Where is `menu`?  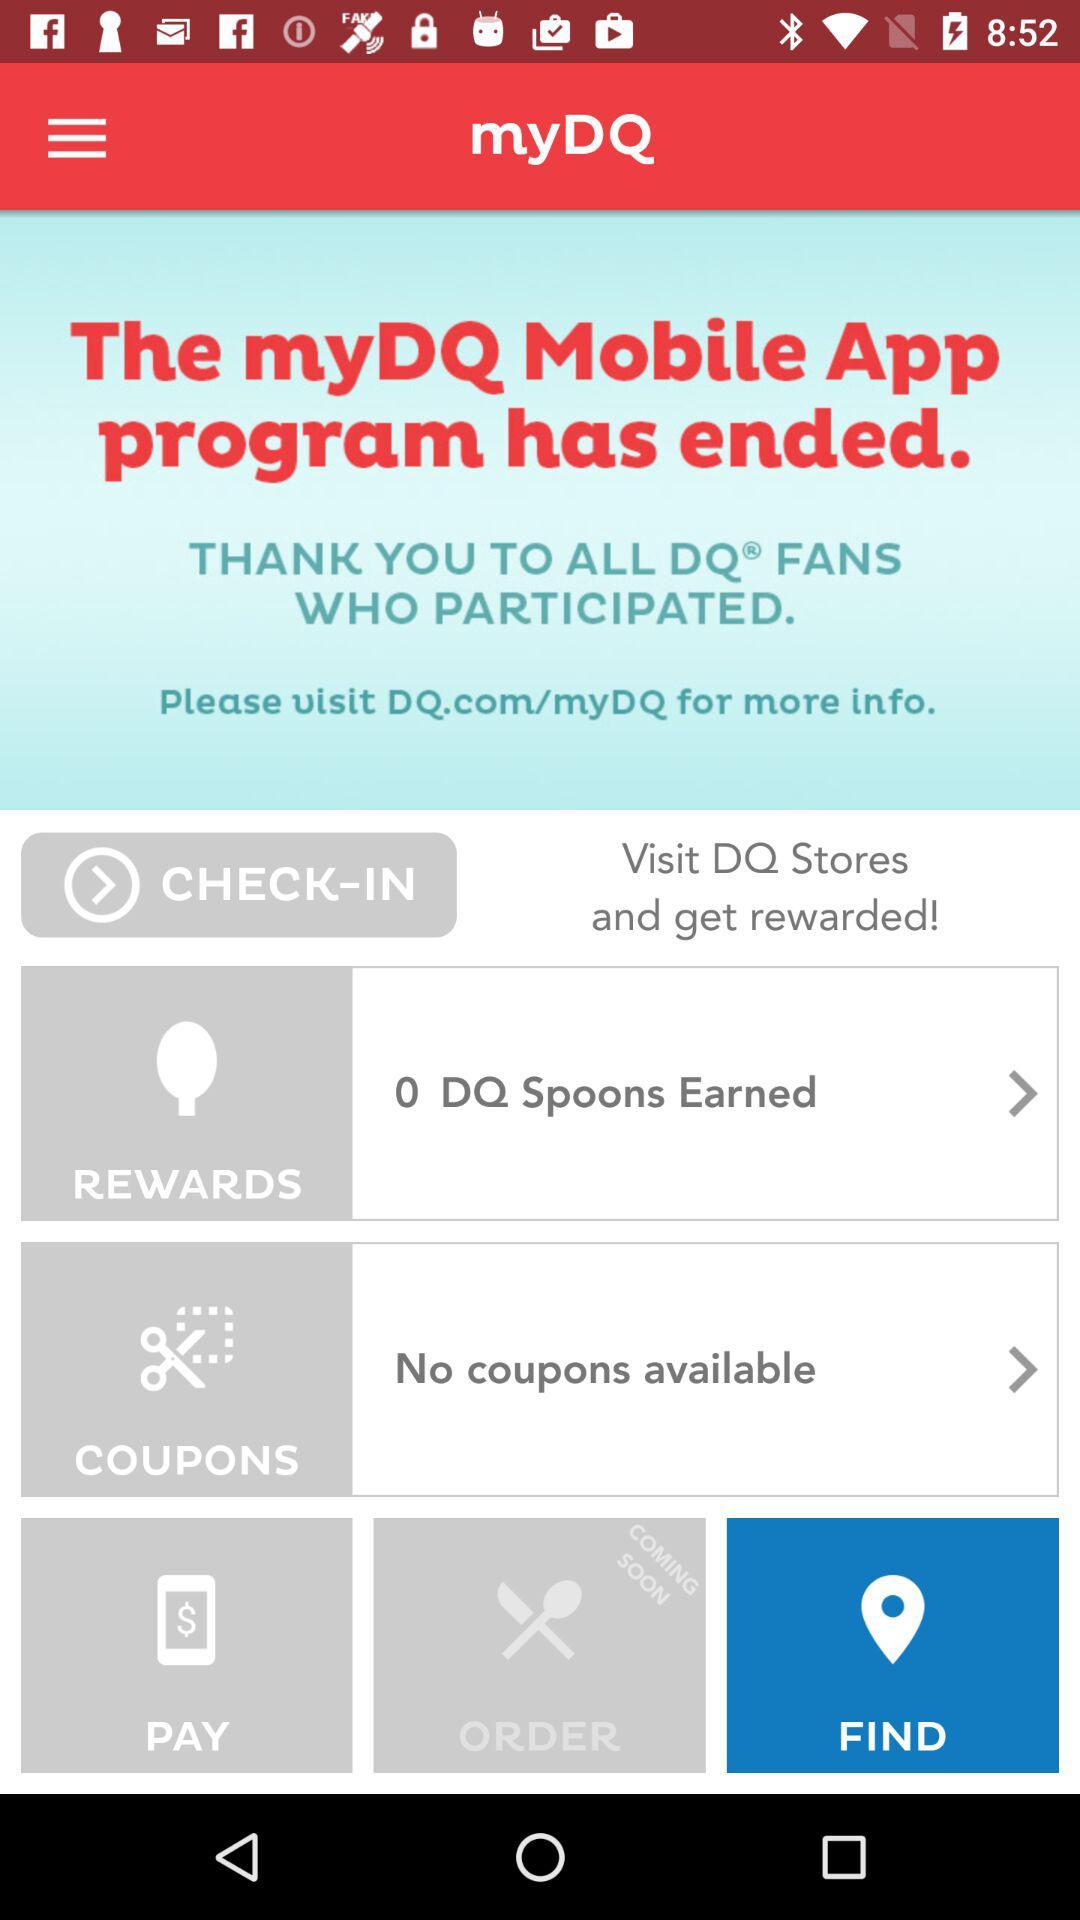 menu is located at coordinates (77, 135).